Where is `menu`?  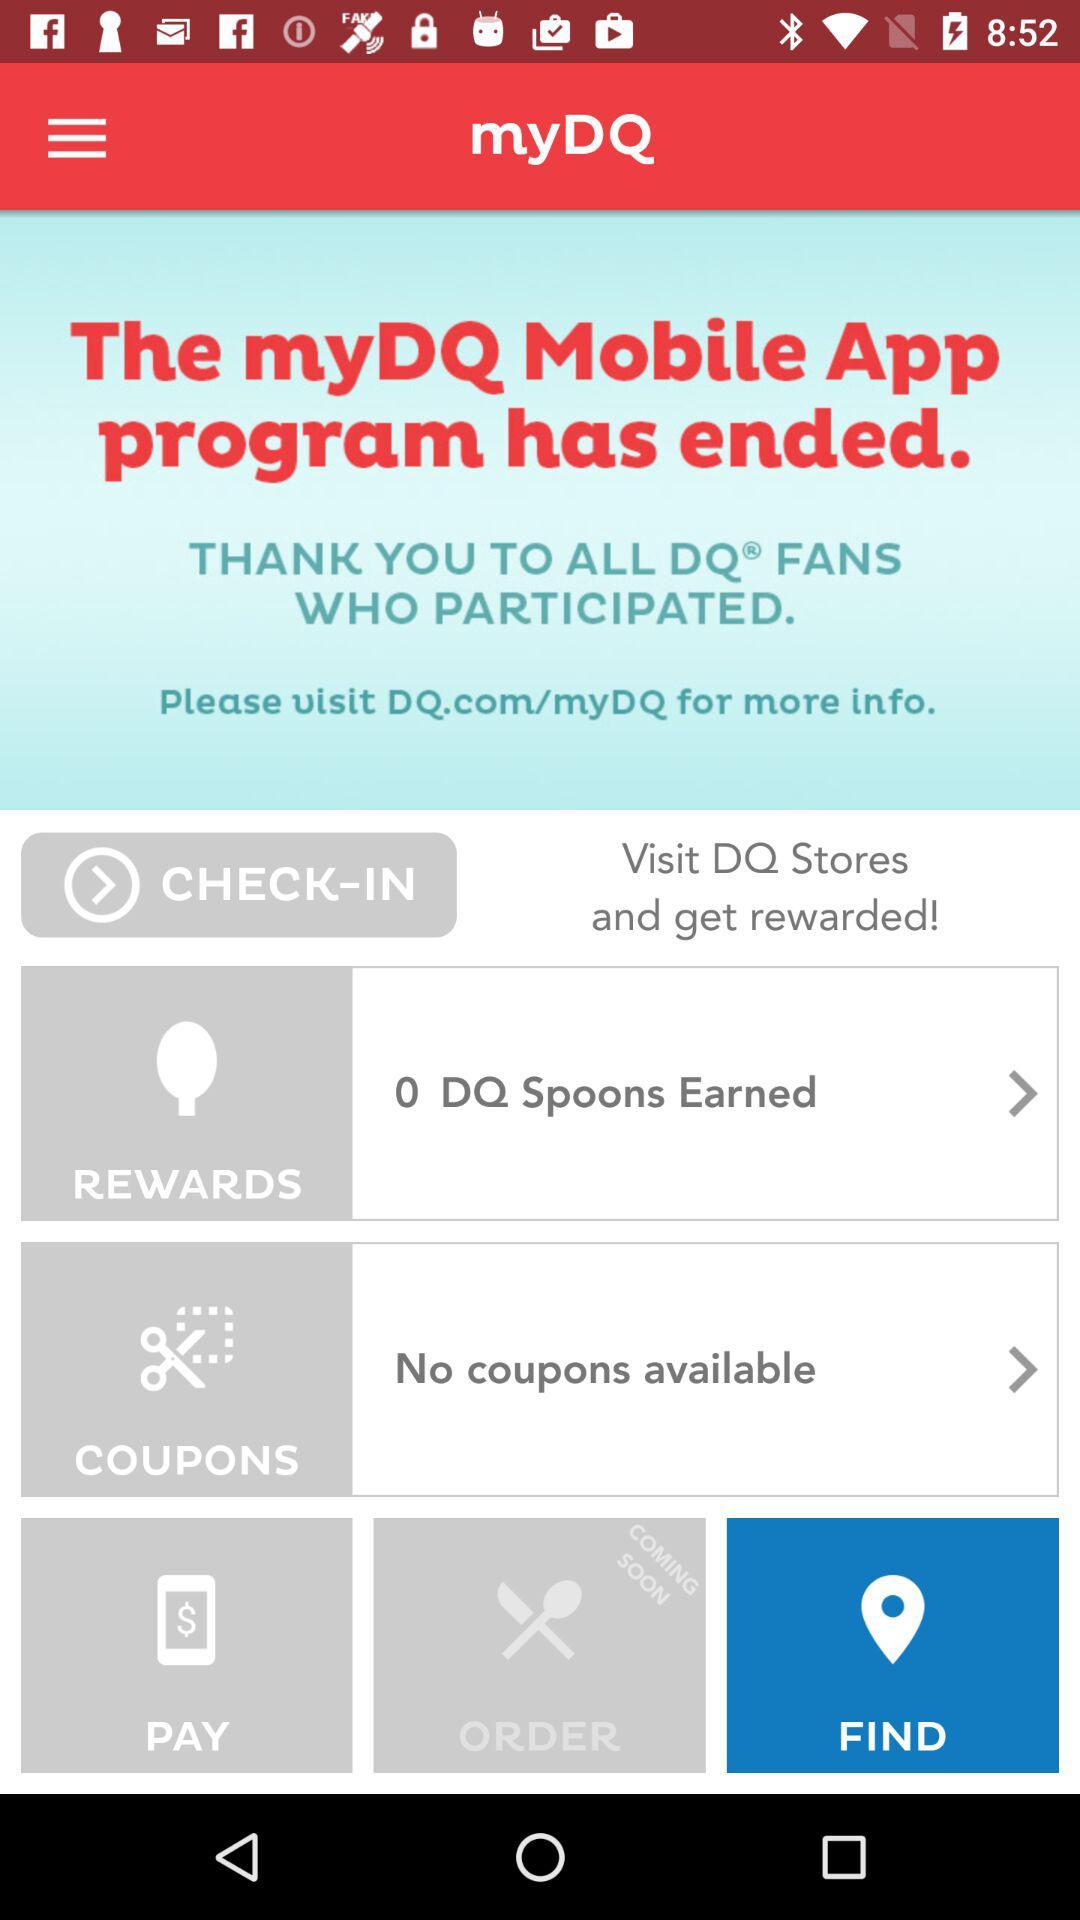 menu is located at coordinates (77, 135).